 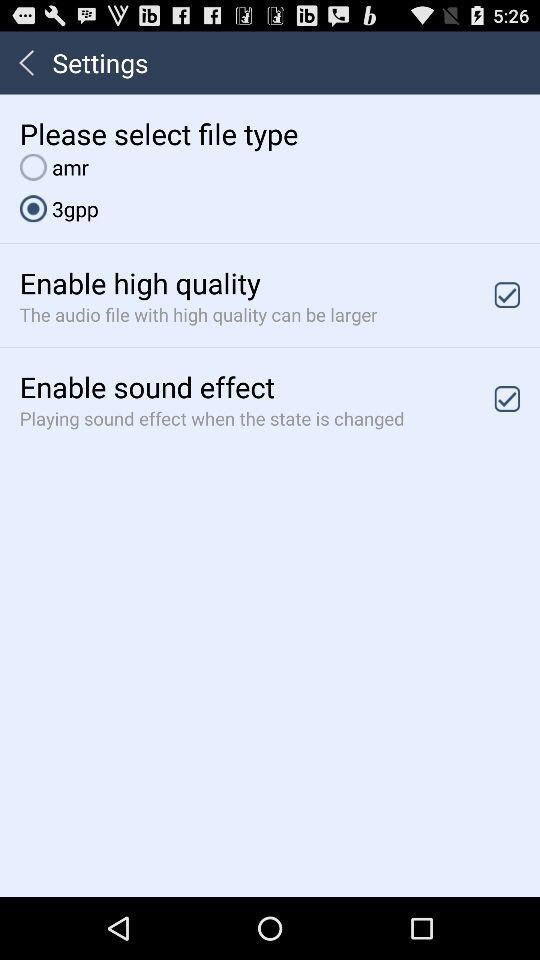 I want to click on validate option, so click(x=507, y=397).